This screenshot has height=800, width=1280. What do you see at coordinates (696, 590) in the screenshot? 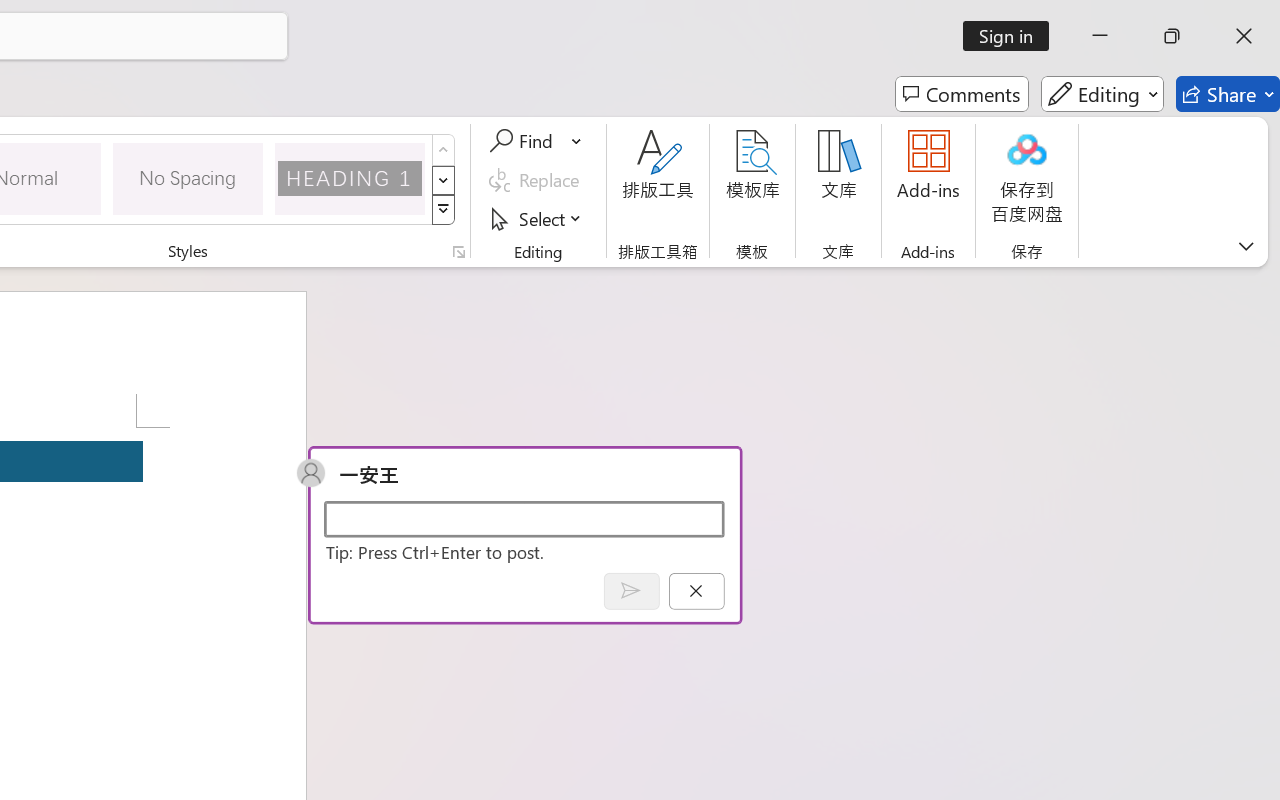
I see `'Cancel'` at bounding box center [696, 590].